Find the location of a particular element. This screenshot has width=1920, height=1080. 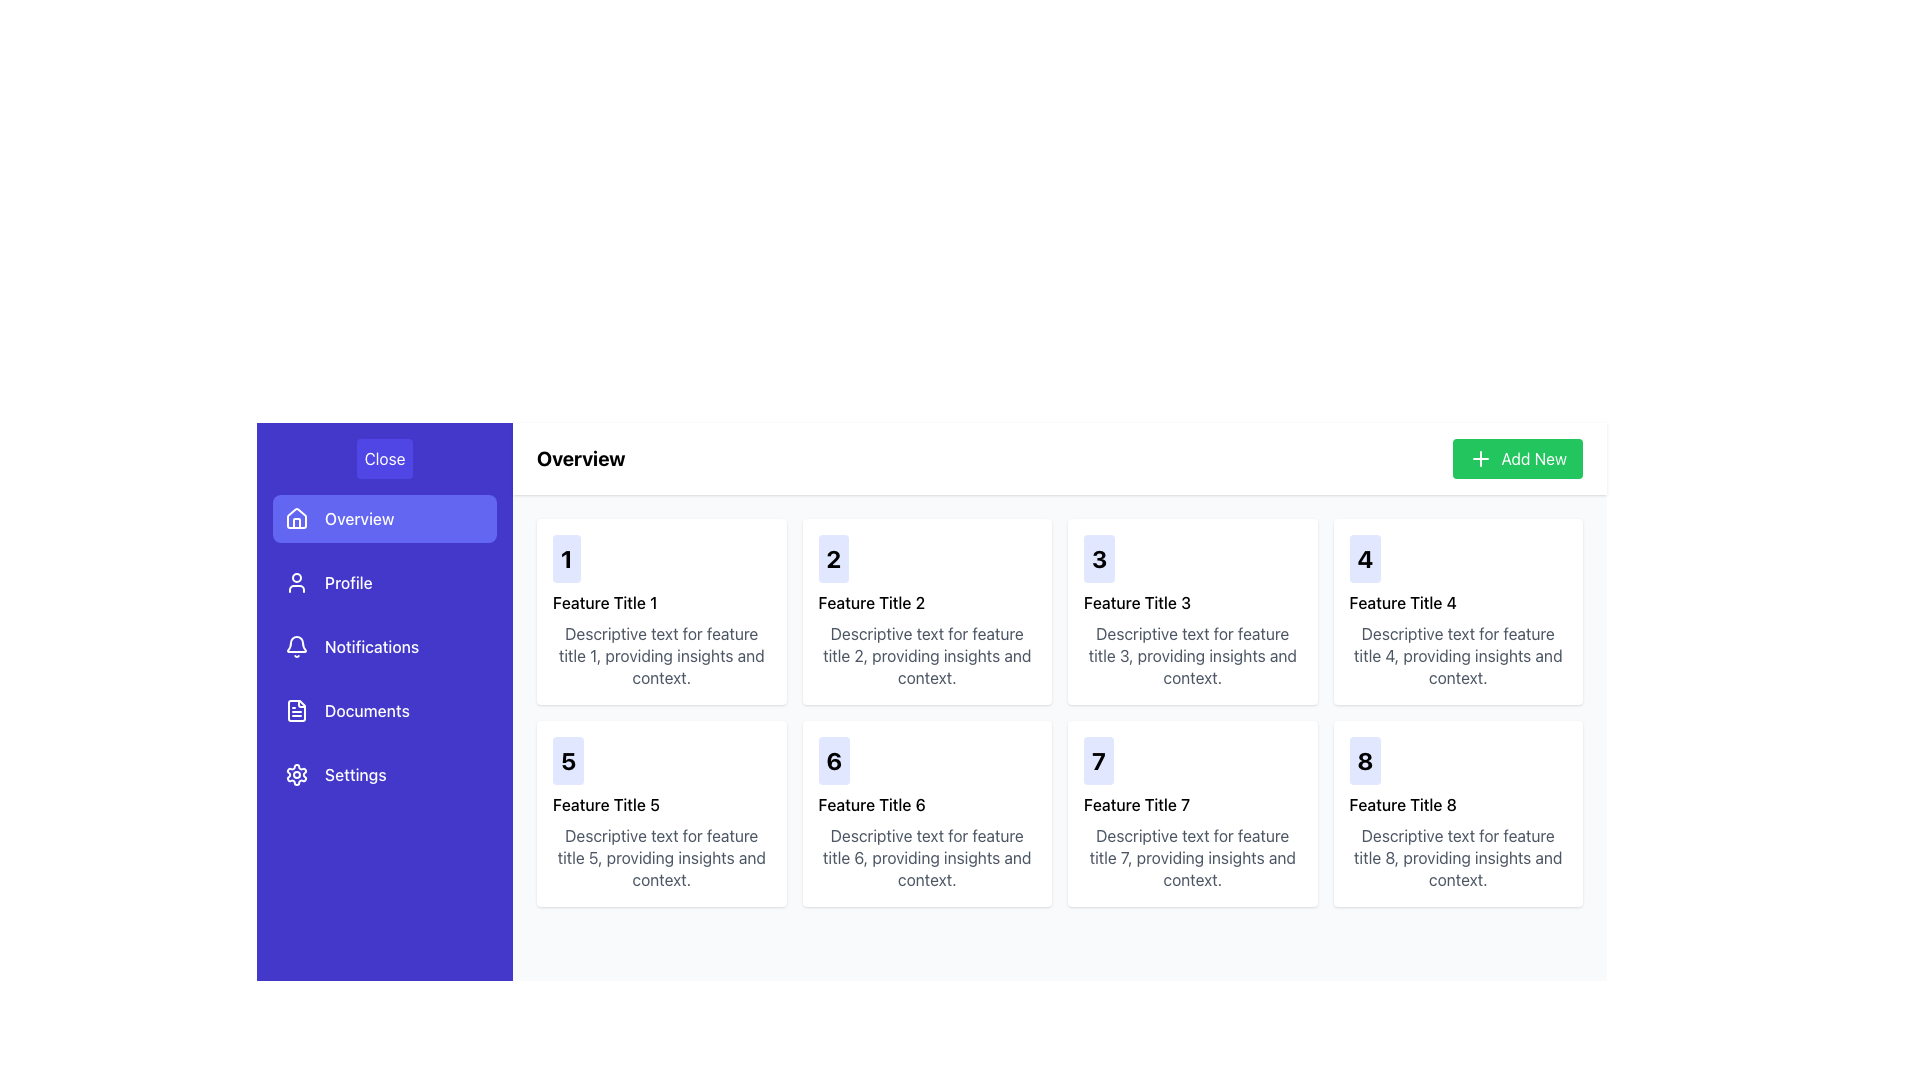

the text label displaying 'Feature Title 6', which is positioned below the number '6' and above descriptive text in the card layout is located at coordinates (872, 804).